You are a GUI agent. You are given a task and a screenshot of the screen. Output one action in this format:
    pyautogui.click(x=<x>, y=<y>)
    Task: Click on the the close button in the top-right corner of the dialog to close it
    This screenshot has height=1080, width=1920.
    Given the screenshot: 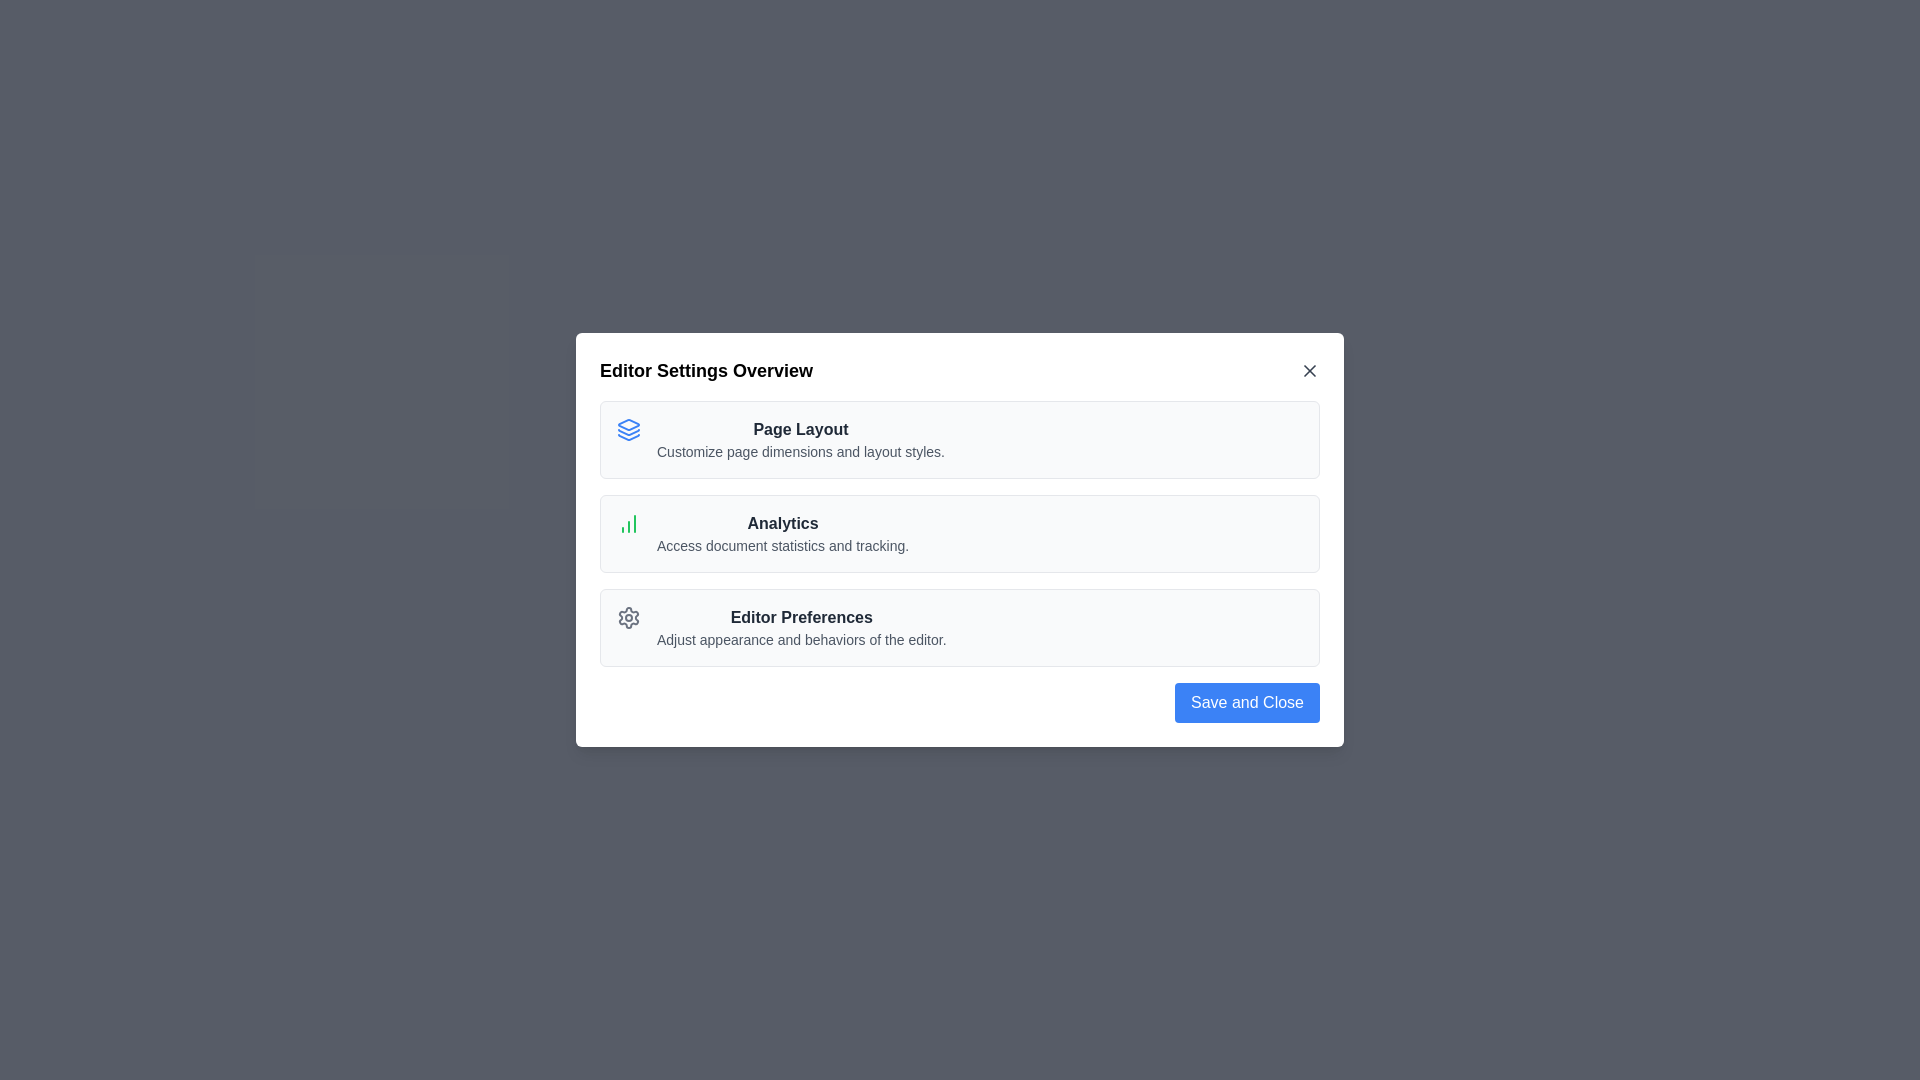 What is the action you would take?
    pyautogui.click(x=1310, y=370)
    